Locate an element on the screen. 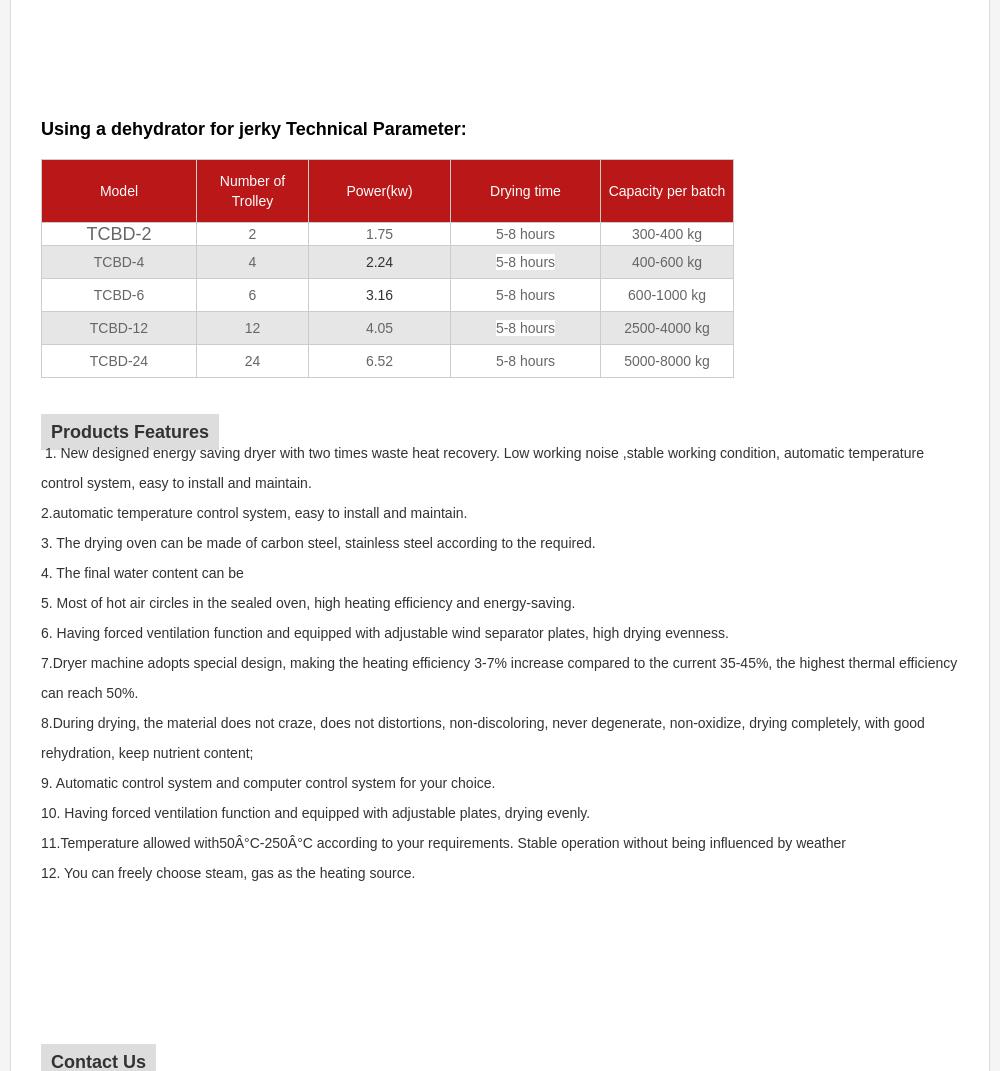  '8.During drying, the material does not craze, does not distortions, non-discoloring, never degenerate, non-oxidize, drying completely, with good rehydration, keep nutrient content;' is located at coordinates (483, 738).